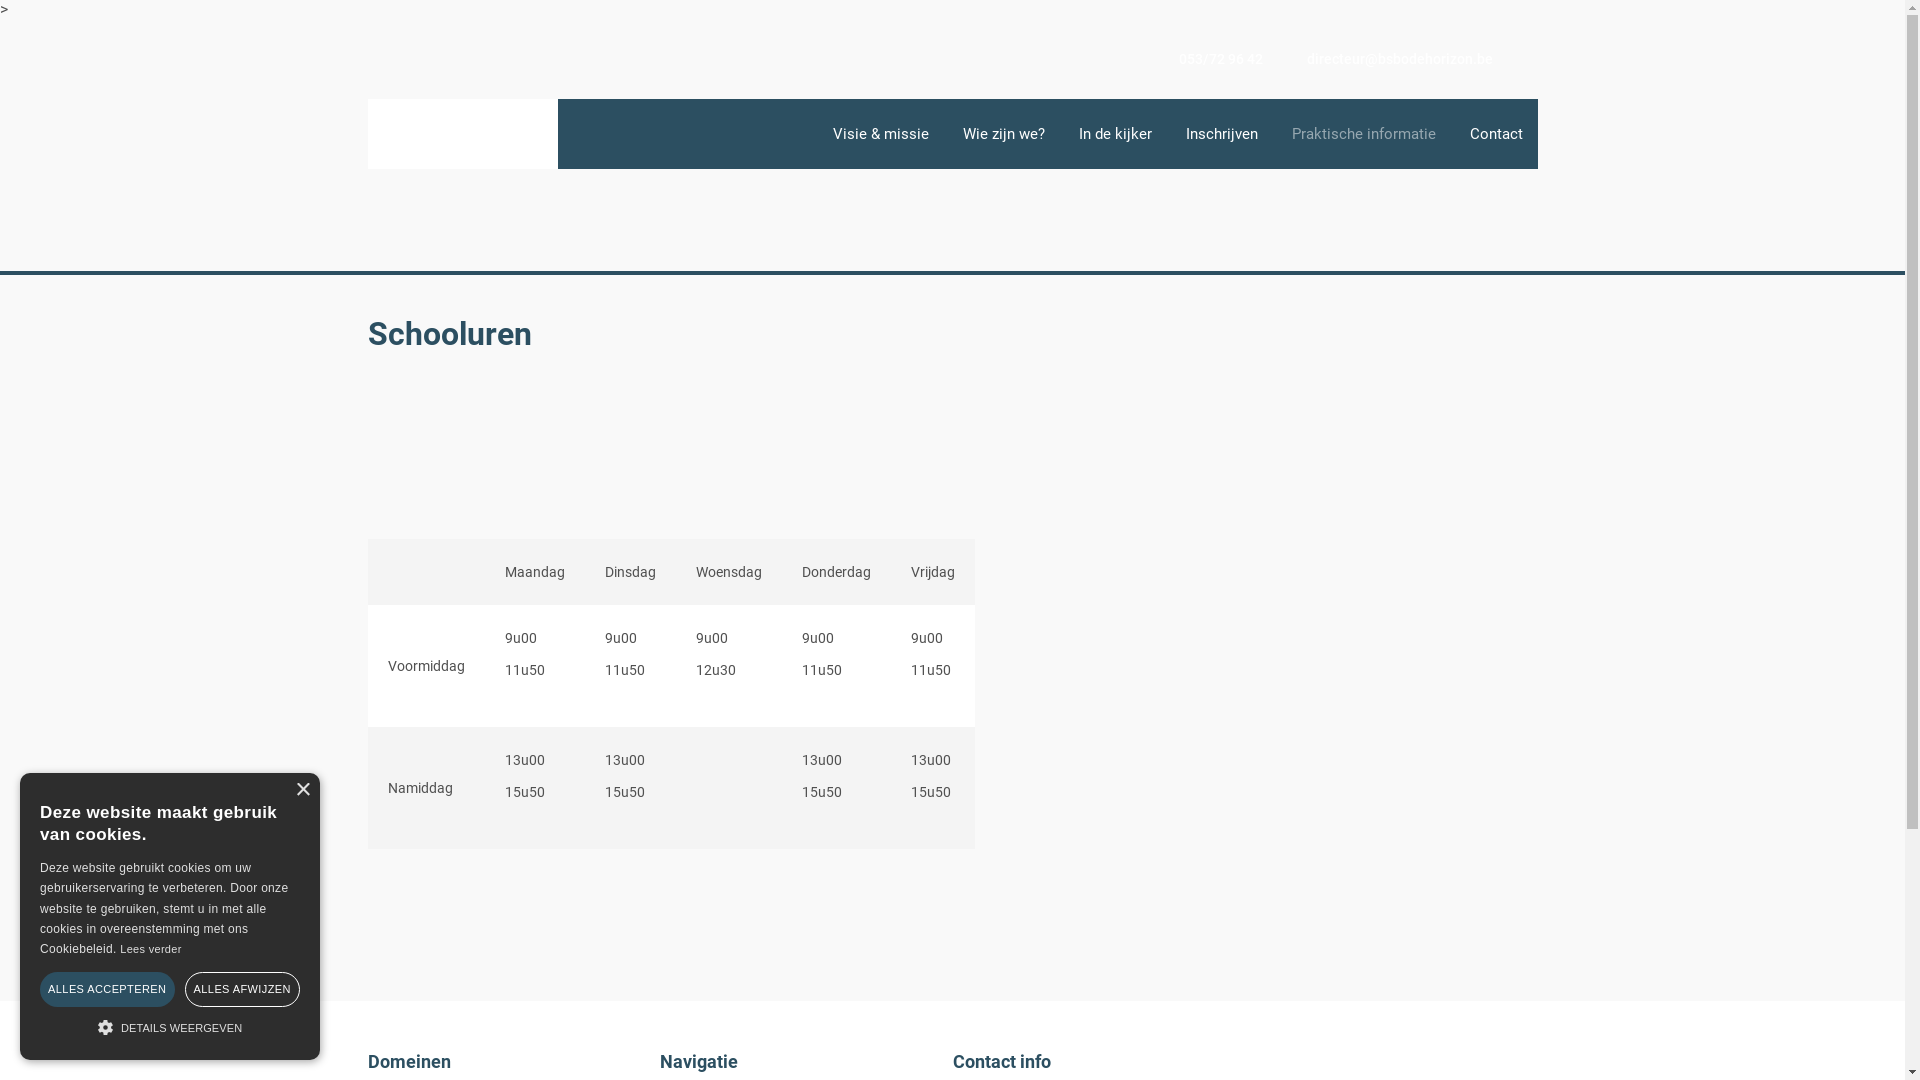 Image resolution: width=1920 pixels, height=1080 pixels. Describe the element at coordinates (1114, 134) in the screenshot. I see `'In de kijker'` at that location.